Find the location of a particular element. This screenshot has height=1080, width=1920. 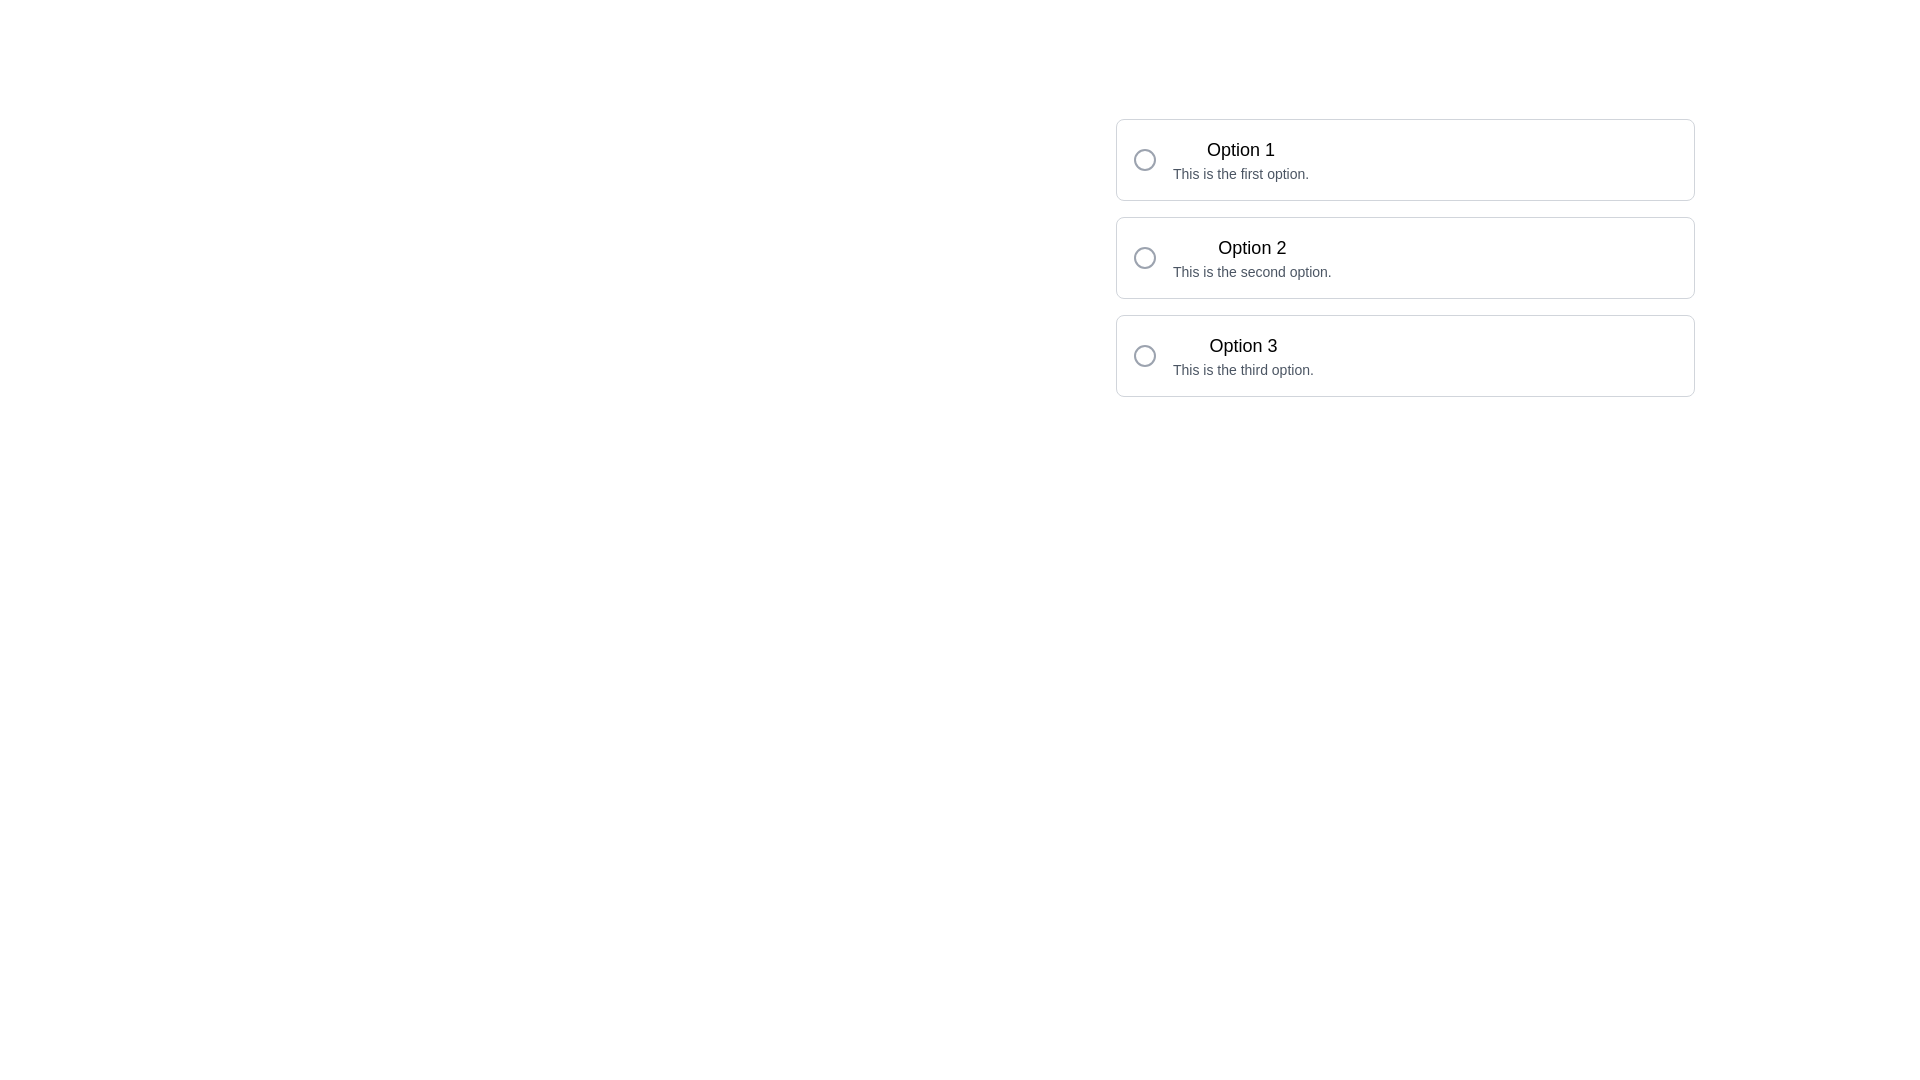

the radio button (circle) icon located to the left of 'Option 2' in the vertically stacked selection menu for feedback is located at coordinates (1145, 257).